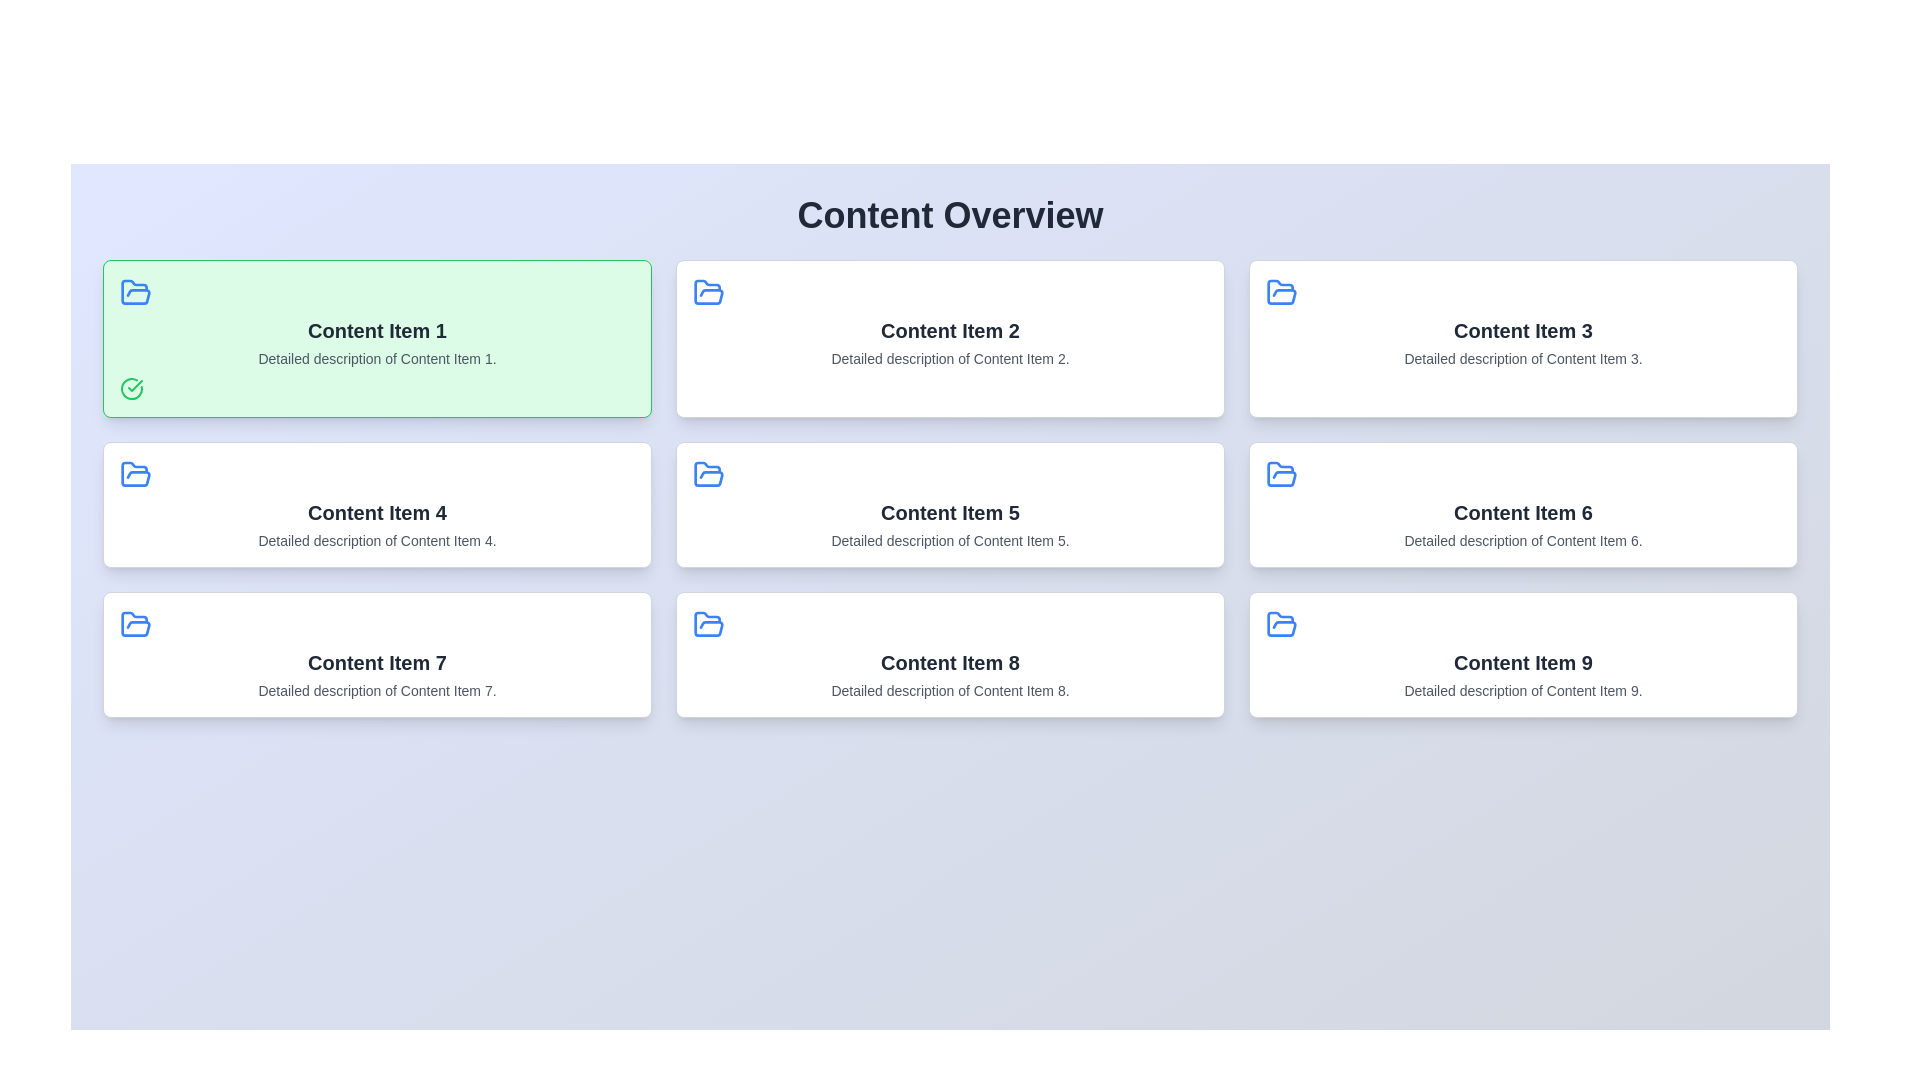 This screenshot has width=1920, height=1080. Describe the element at coordinates (949, 330) in the screenshot. I see `title text of the second content item card in the first row of the grid layout, which is represented by the static text element` at that location.